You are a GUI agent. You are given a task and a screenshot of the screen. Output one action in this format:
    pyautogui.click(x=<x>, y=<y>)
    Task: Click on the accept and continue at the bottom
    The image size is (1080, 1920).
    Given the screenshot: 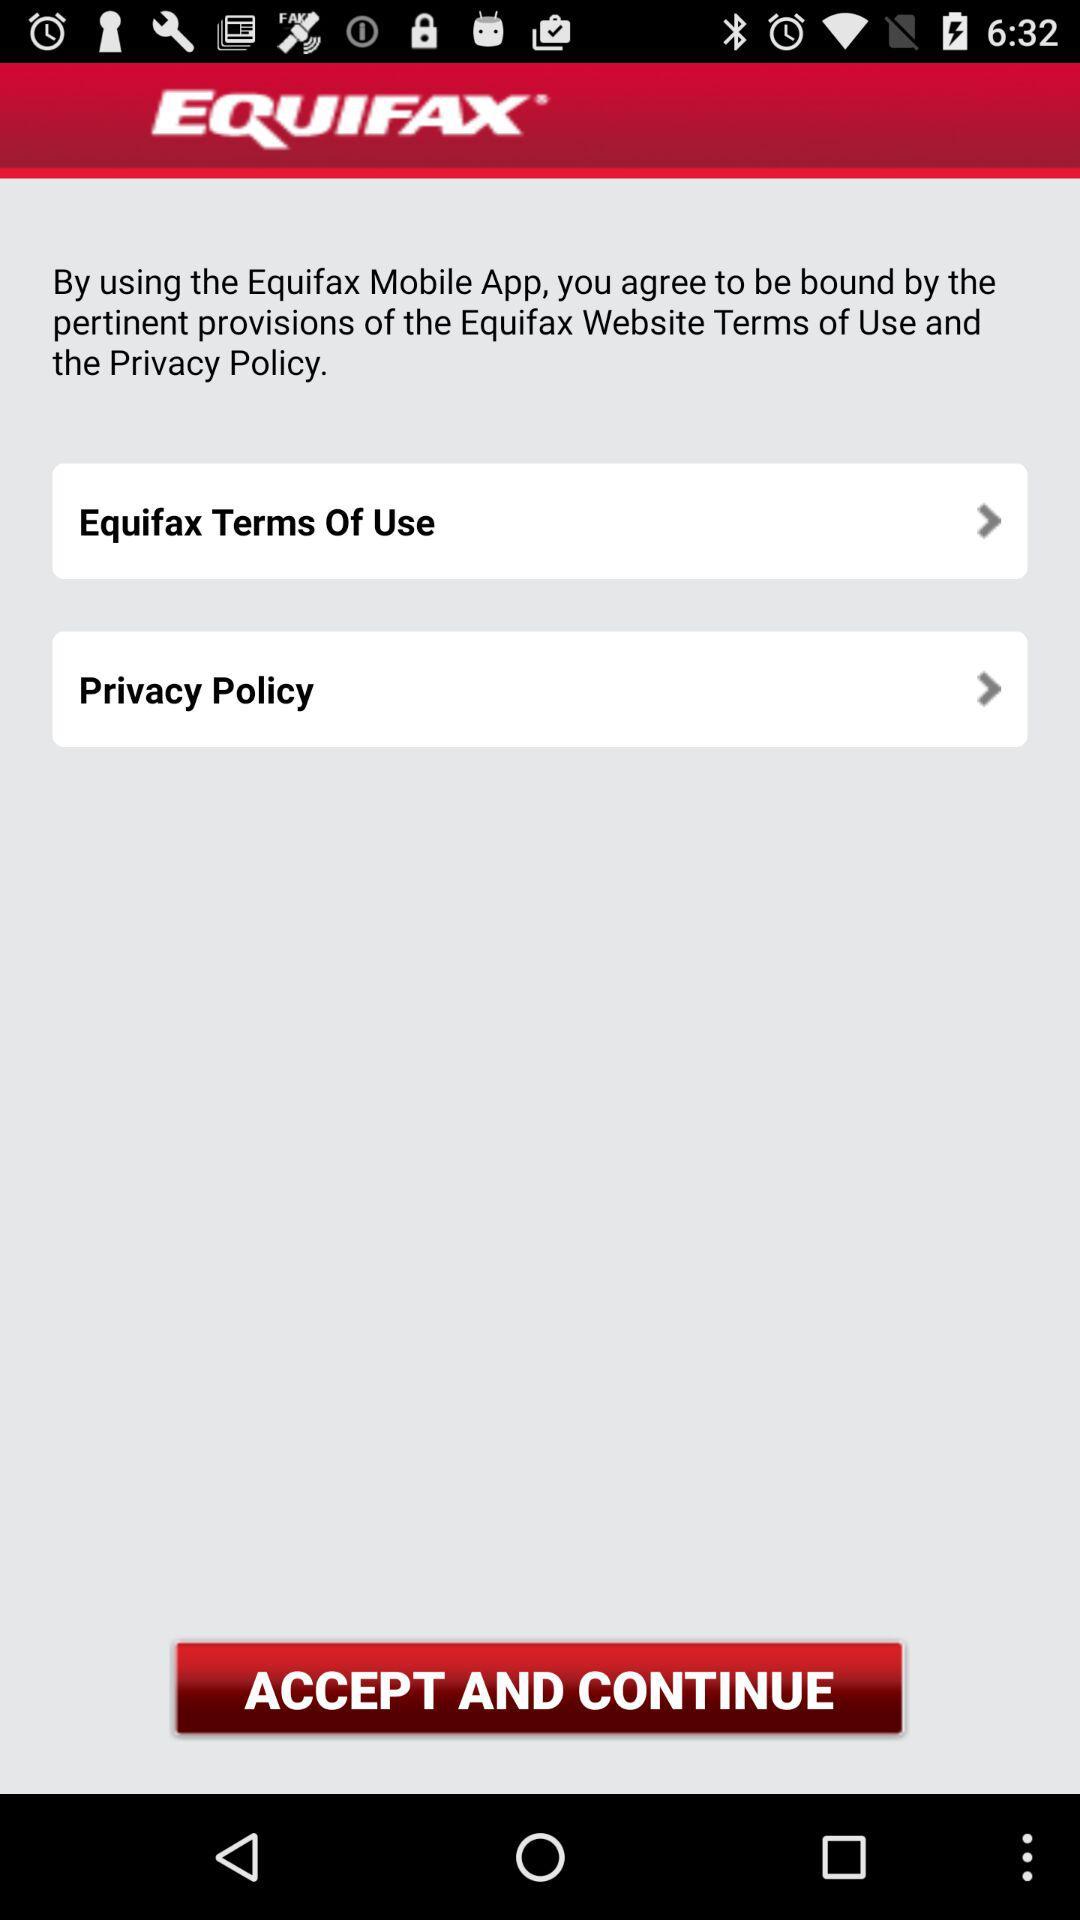 What is the action you would take?
    pyautogui.click(x=538, y=1688)
    